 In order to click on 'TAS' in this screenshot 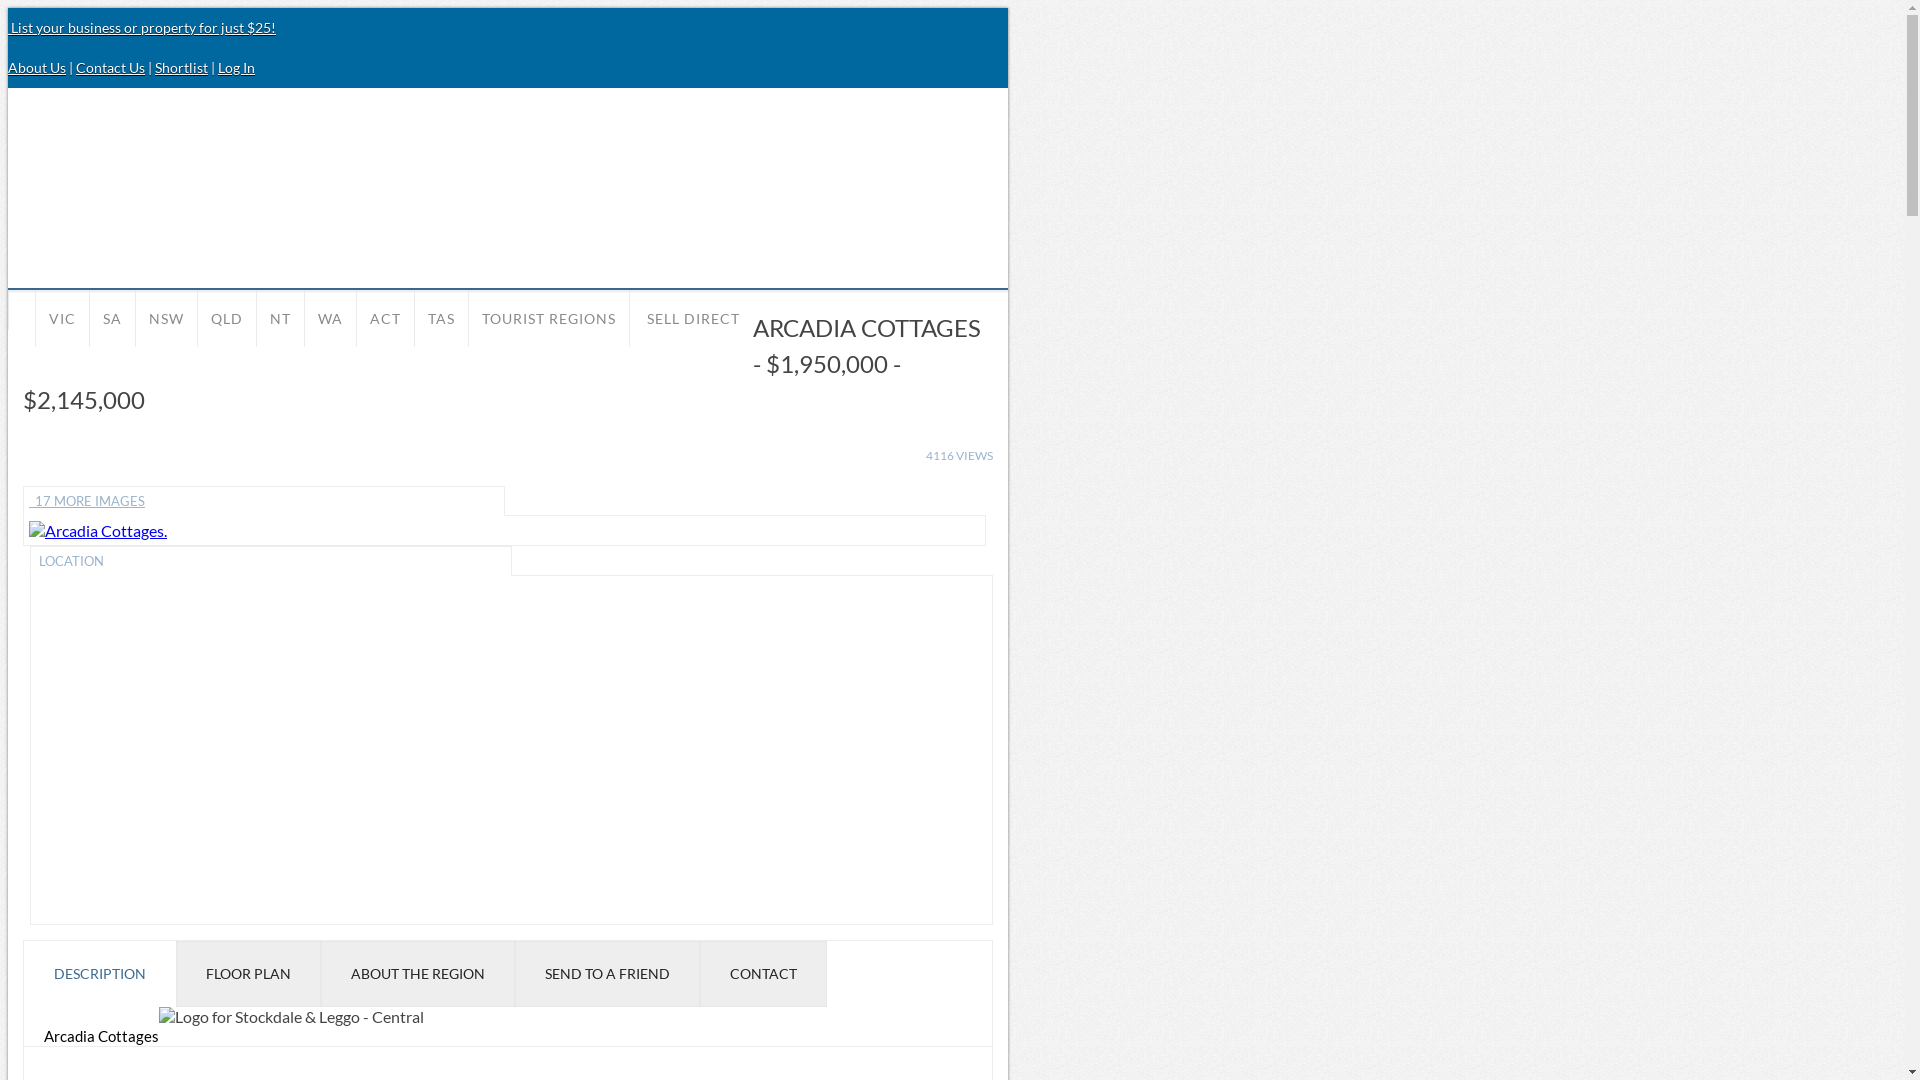, I will do `click(440, 317)`.